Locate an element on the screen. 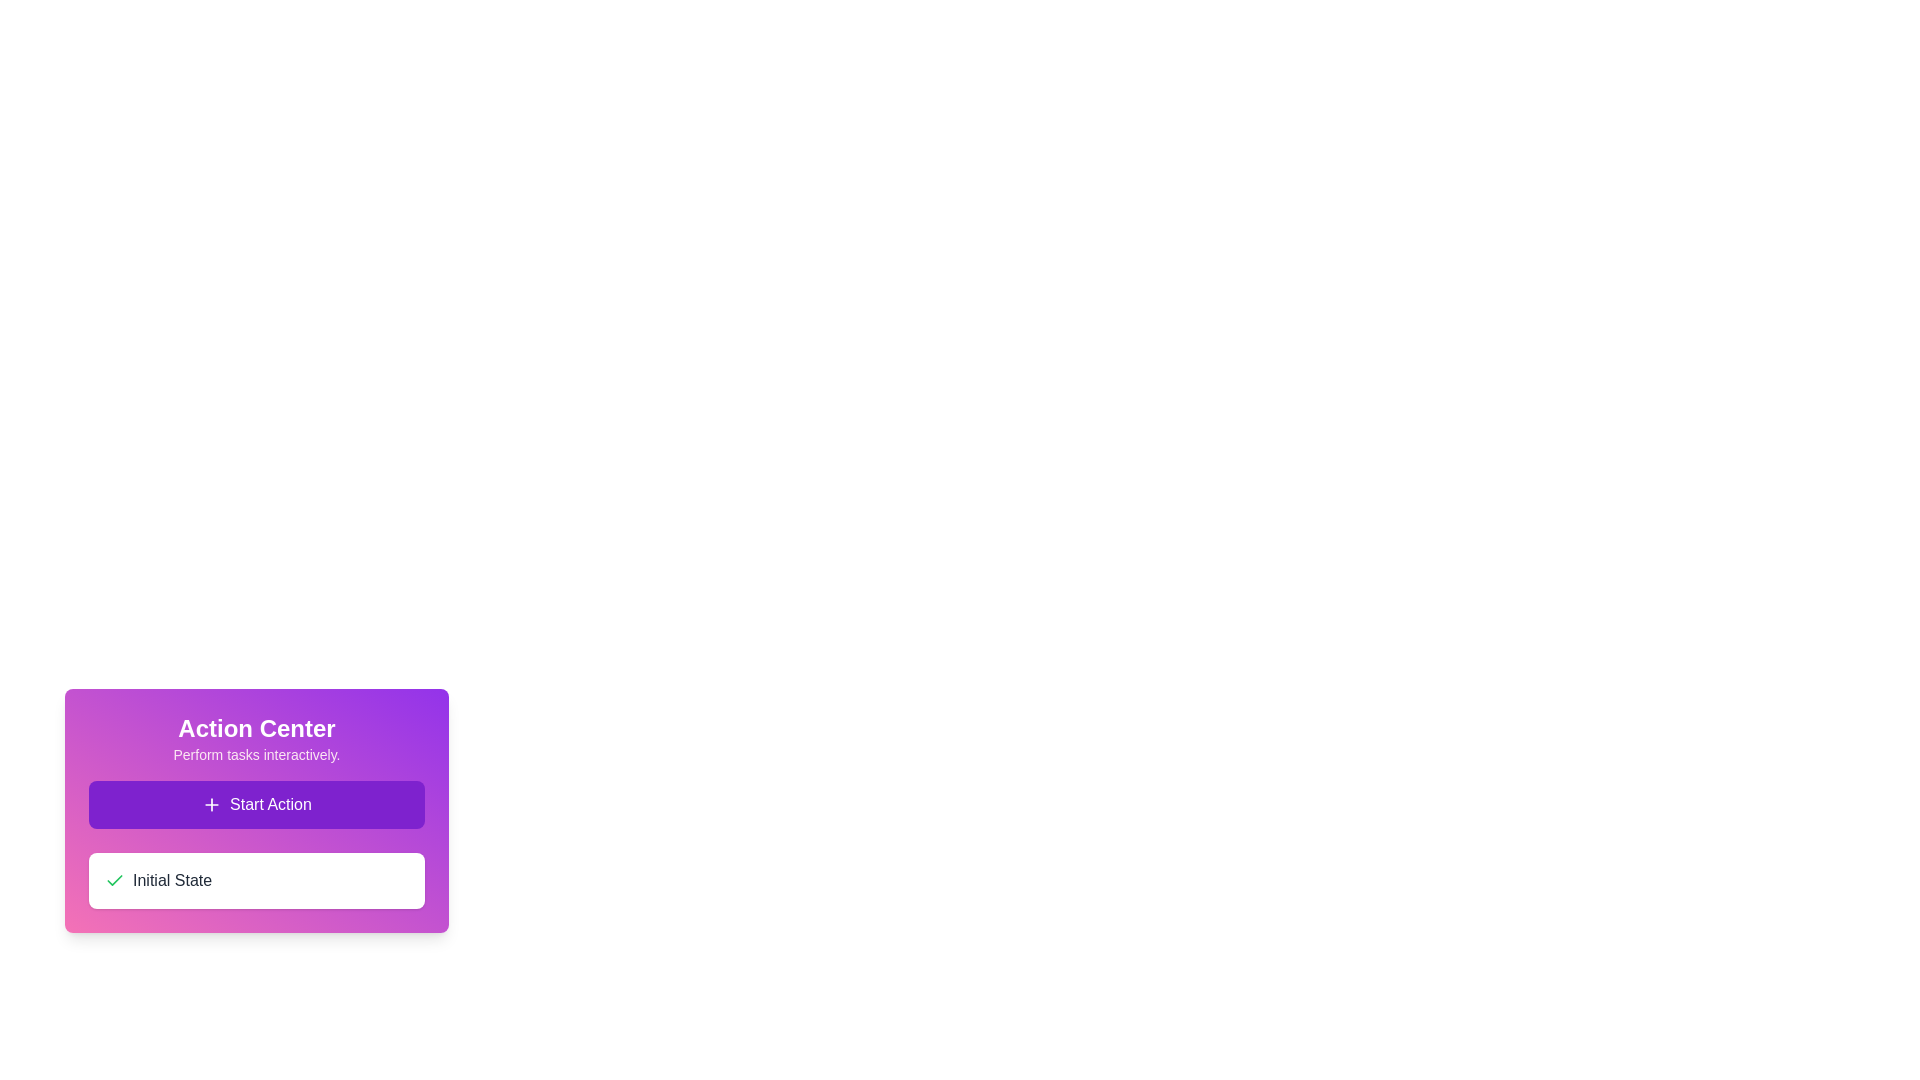  the Heading with subtitle element that provides context for the 'Action Center' is located at coordinates (256, 739).